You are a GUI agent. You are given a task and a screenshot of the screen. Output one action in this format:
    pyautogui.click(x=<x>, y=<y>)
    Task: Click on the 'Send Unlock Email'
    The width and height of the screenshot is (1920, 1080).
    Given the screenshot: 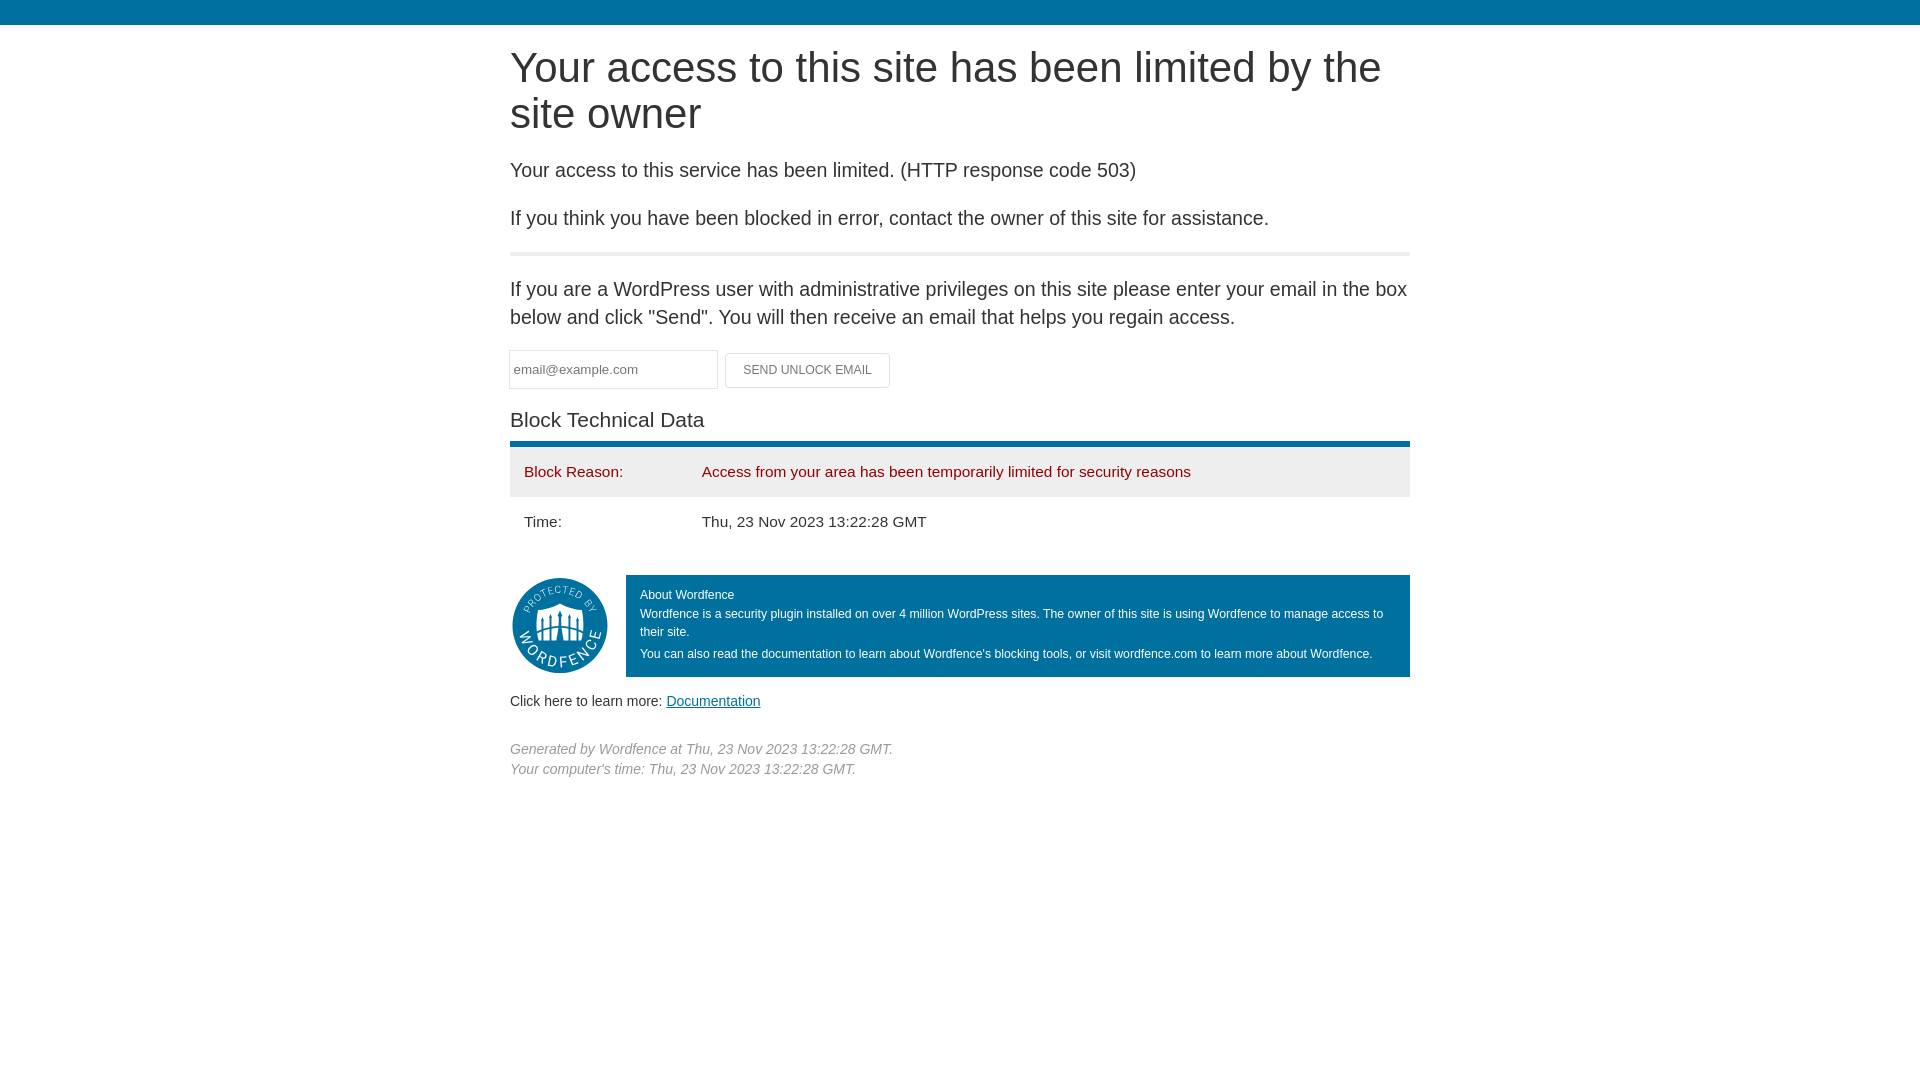 What is the action you would take?
    pyautogui.click(x=723, y=370)
    